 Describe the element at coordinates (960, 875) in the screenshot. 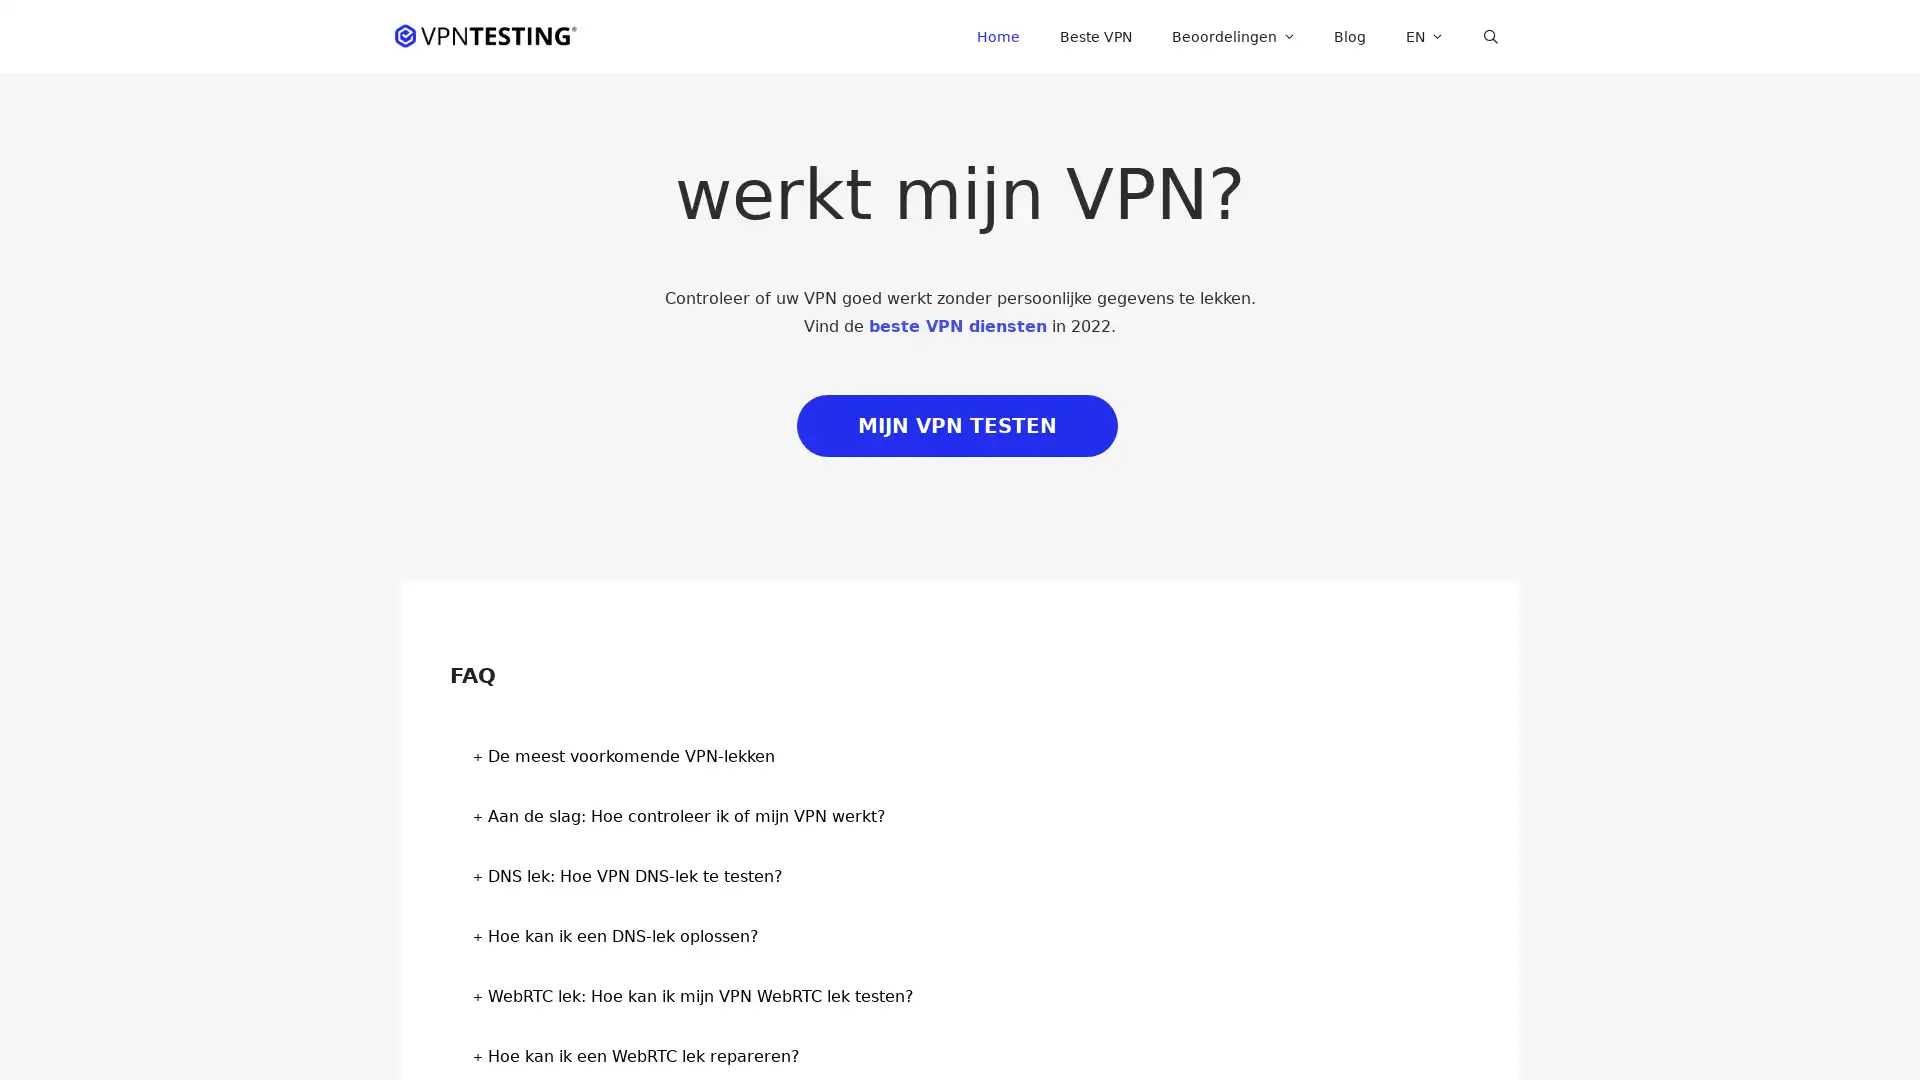

I see `DNS lek: Hoe VPN DNS-lek te testen? +` at that location.